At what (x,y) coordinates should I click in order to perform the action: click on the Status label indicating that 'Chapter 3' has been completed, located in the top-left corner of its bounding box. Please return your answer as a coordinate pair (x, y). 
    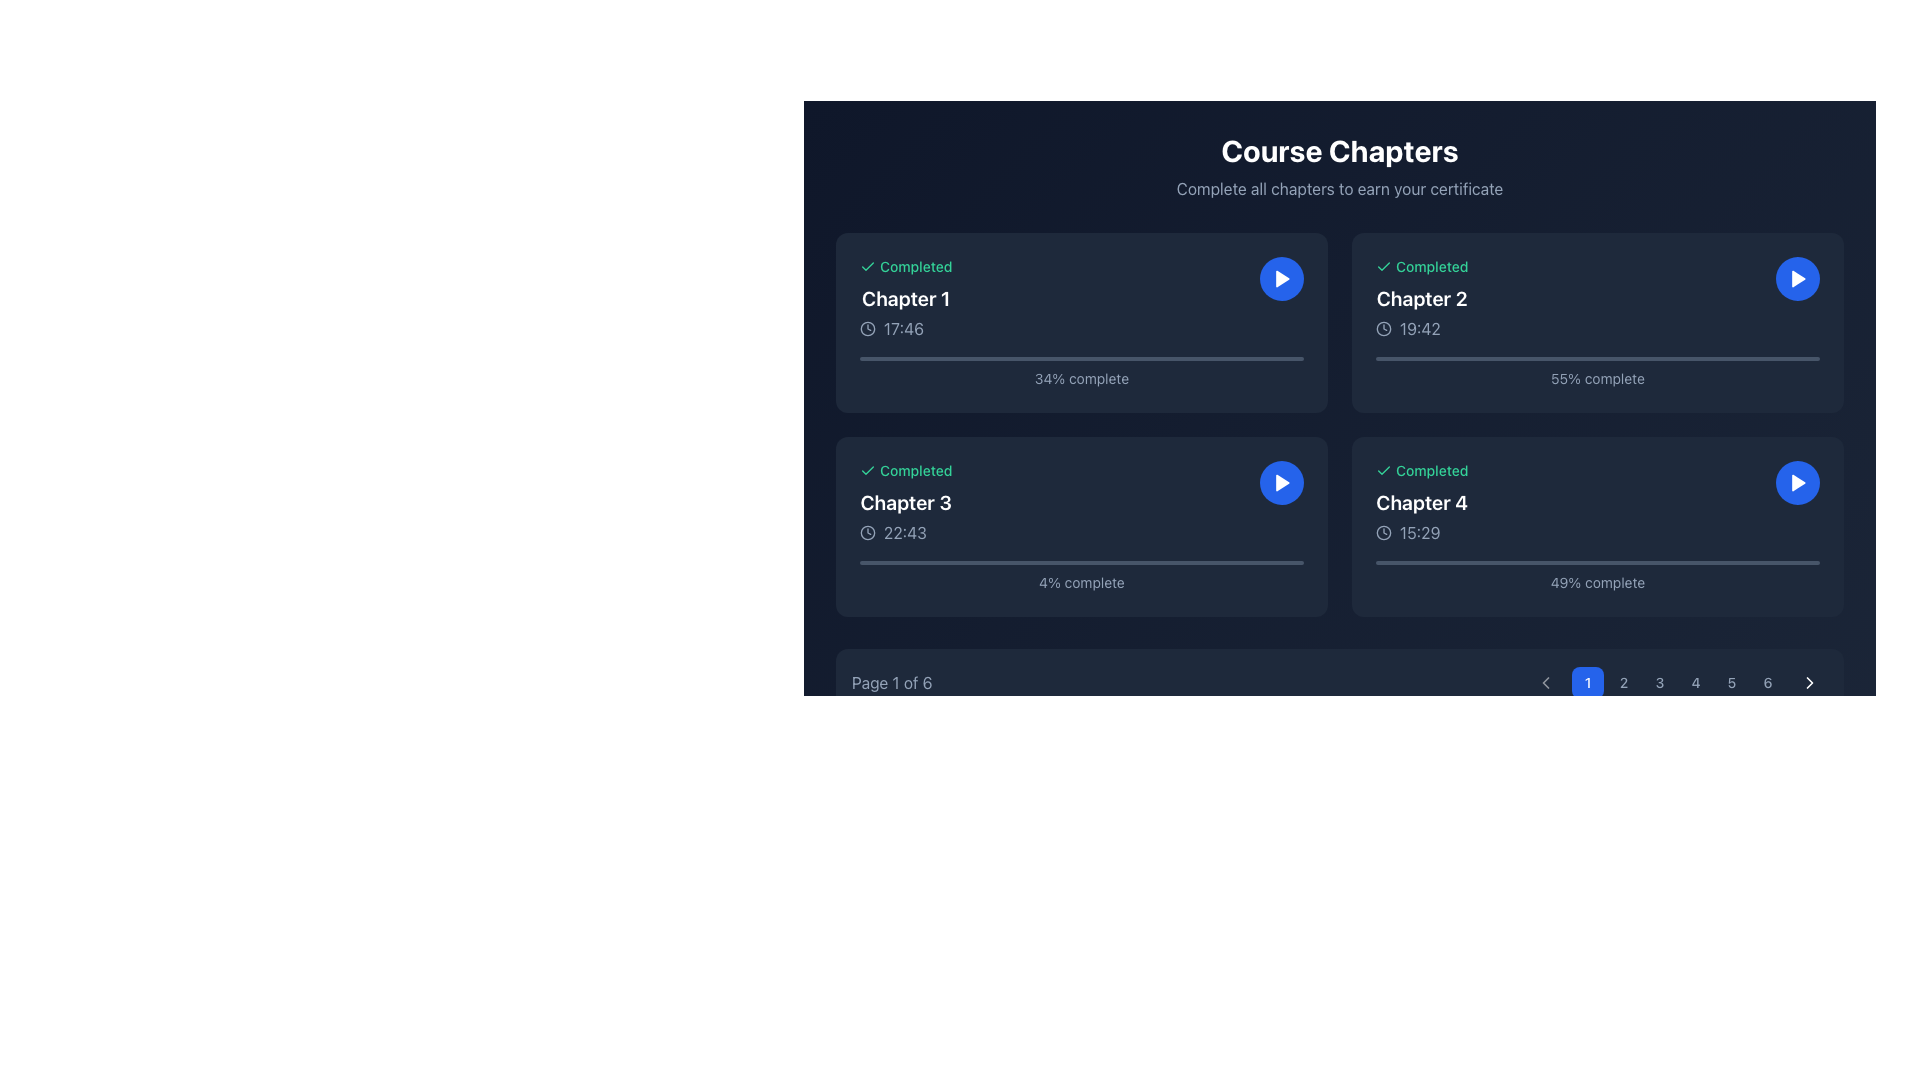
    Looking at the image, I should click on (905, 470).